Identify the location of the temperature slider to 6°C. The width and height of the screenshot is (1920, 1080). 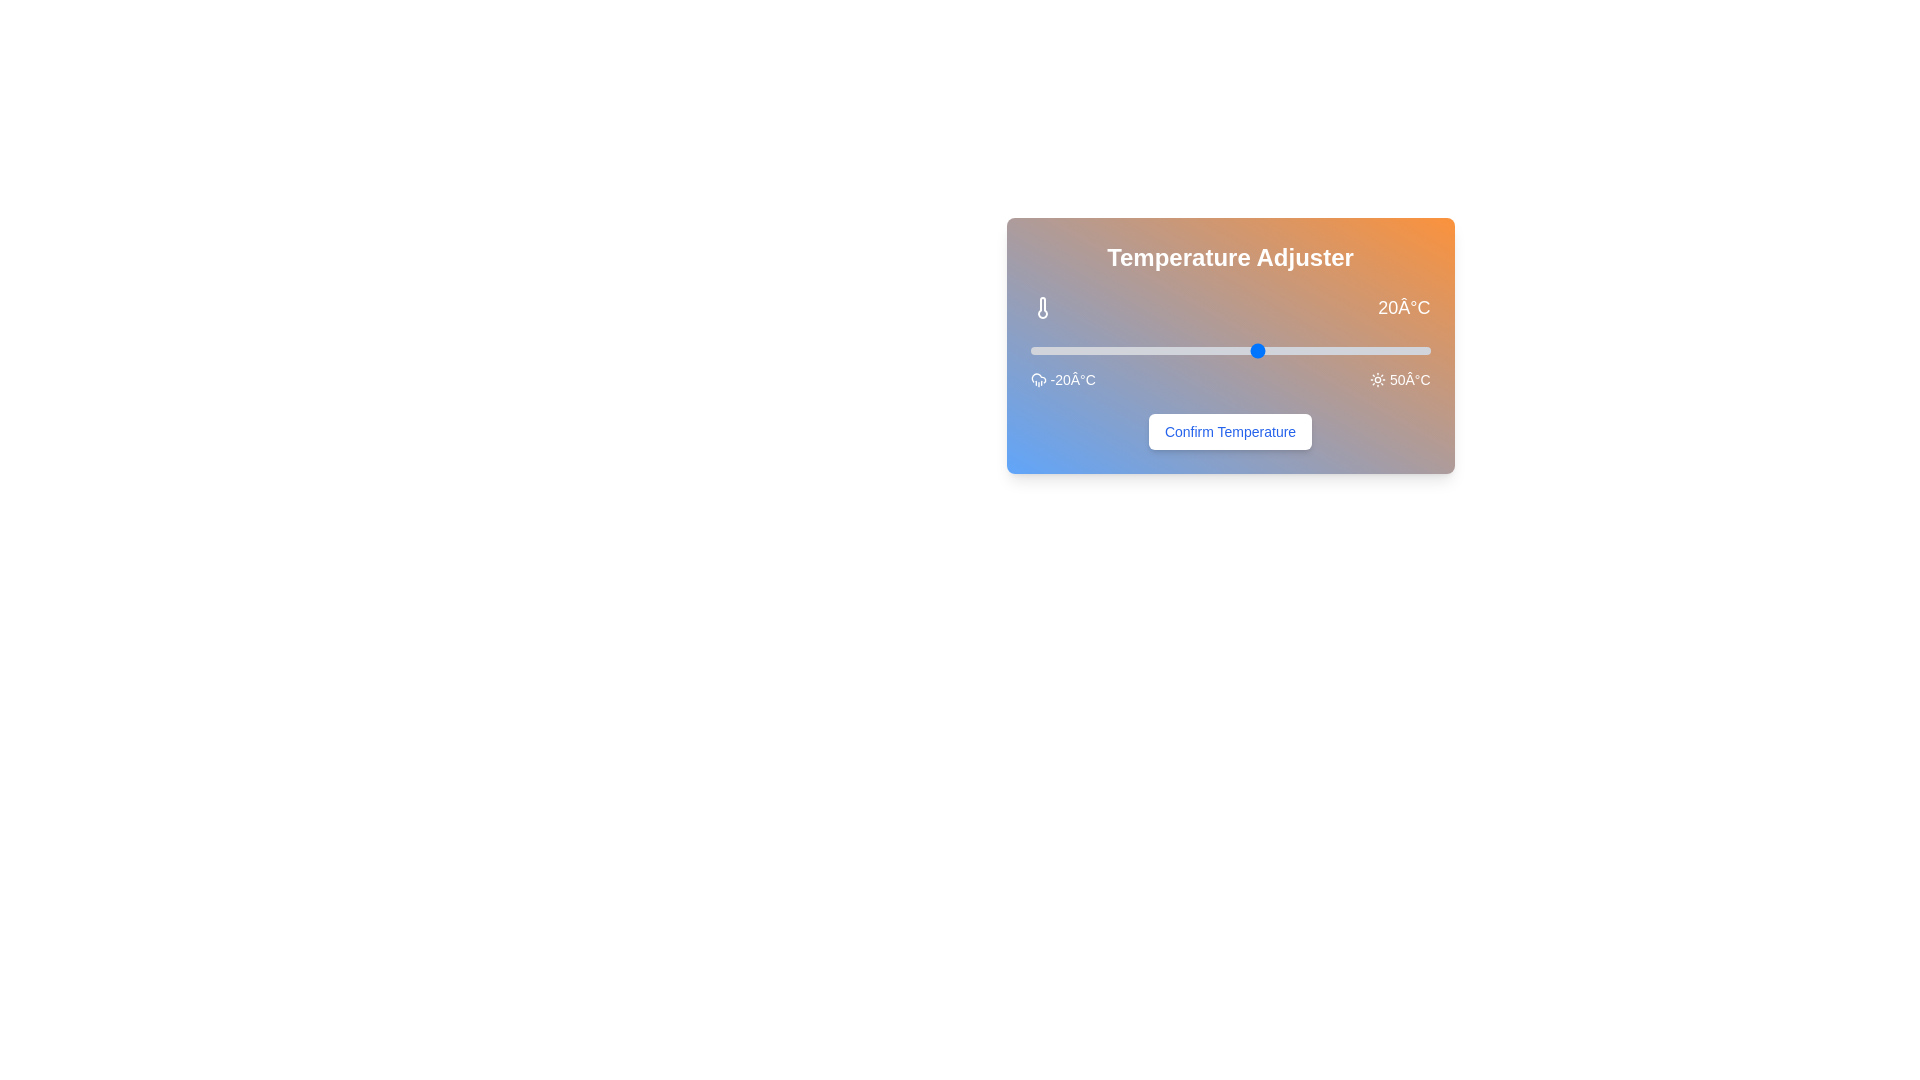
(1179, 350).